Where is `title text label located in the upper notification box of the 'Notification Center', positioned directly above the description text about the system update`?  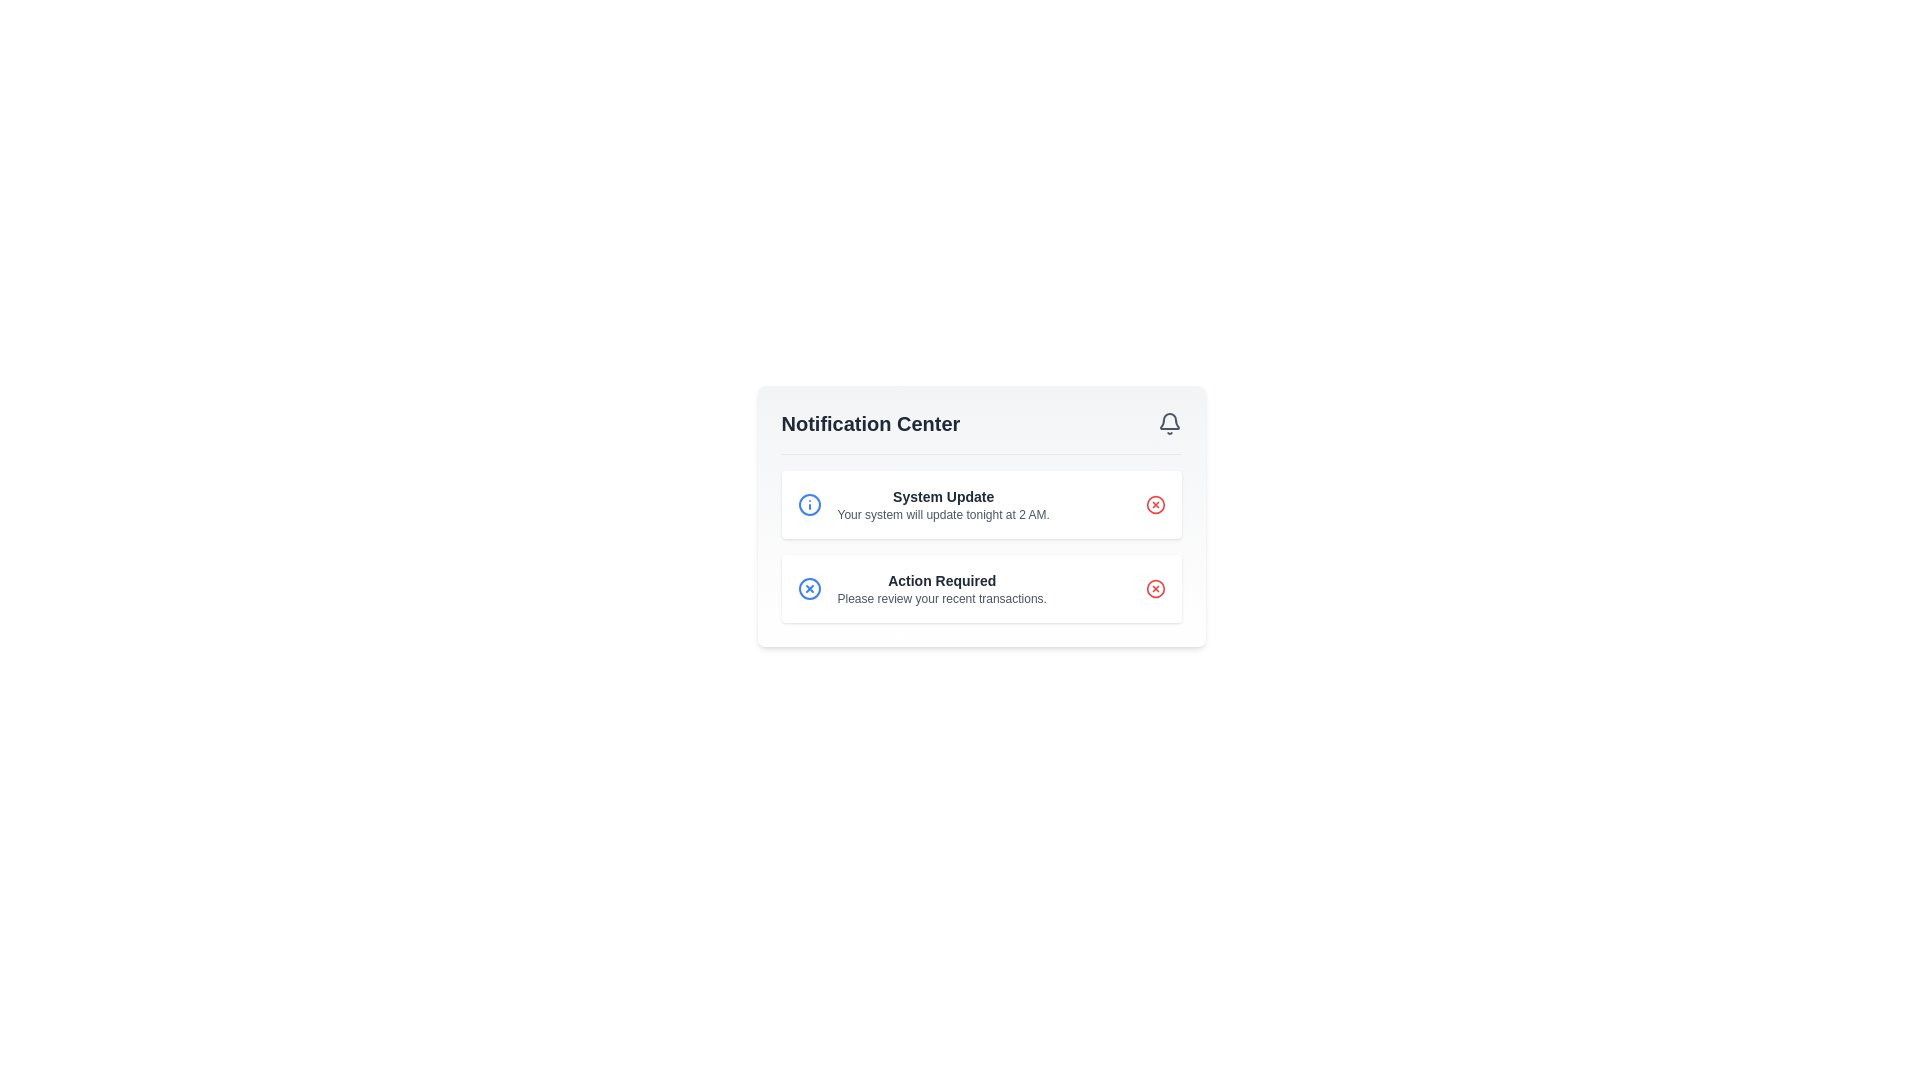
title text label located in the upper notification box of the 'Notification Center', positioned directly above the description text about the system update is located at coordinates (942, 496).